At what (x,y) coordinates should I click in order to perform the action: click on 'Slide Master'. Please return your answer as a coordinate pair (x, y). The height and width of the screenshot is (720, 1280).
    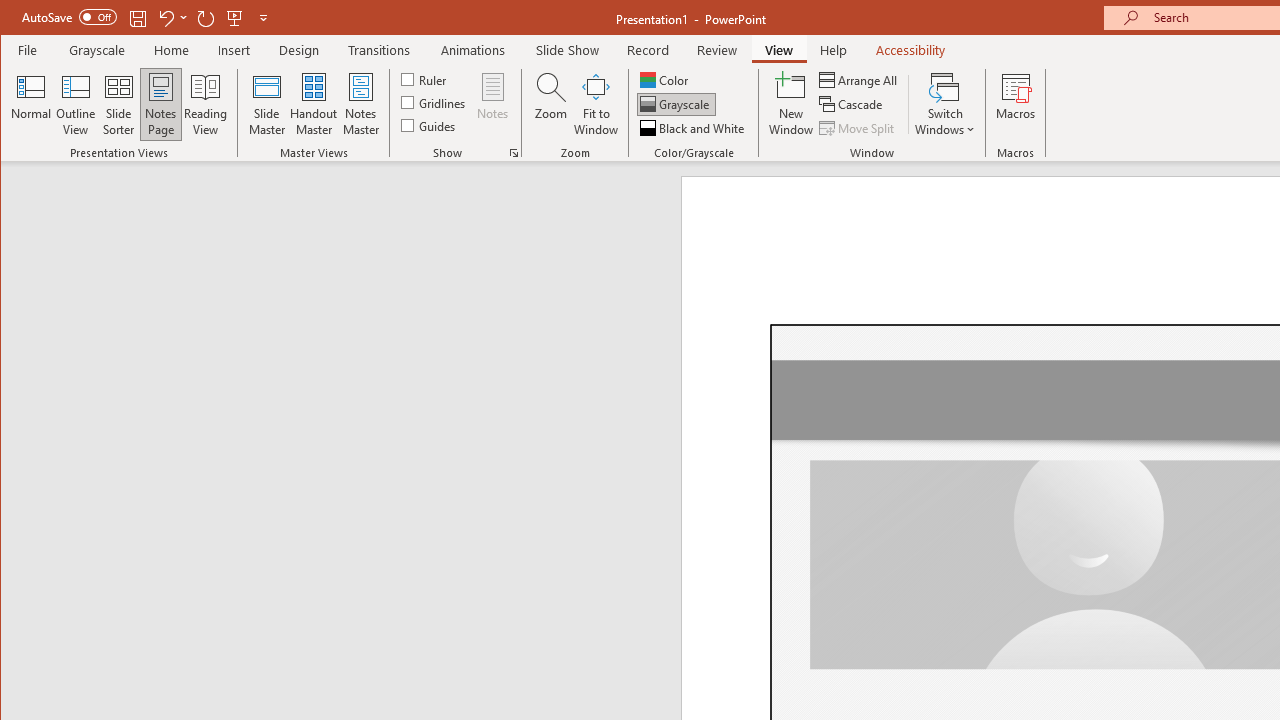
    Looking at the image, I should click on (265, 104).